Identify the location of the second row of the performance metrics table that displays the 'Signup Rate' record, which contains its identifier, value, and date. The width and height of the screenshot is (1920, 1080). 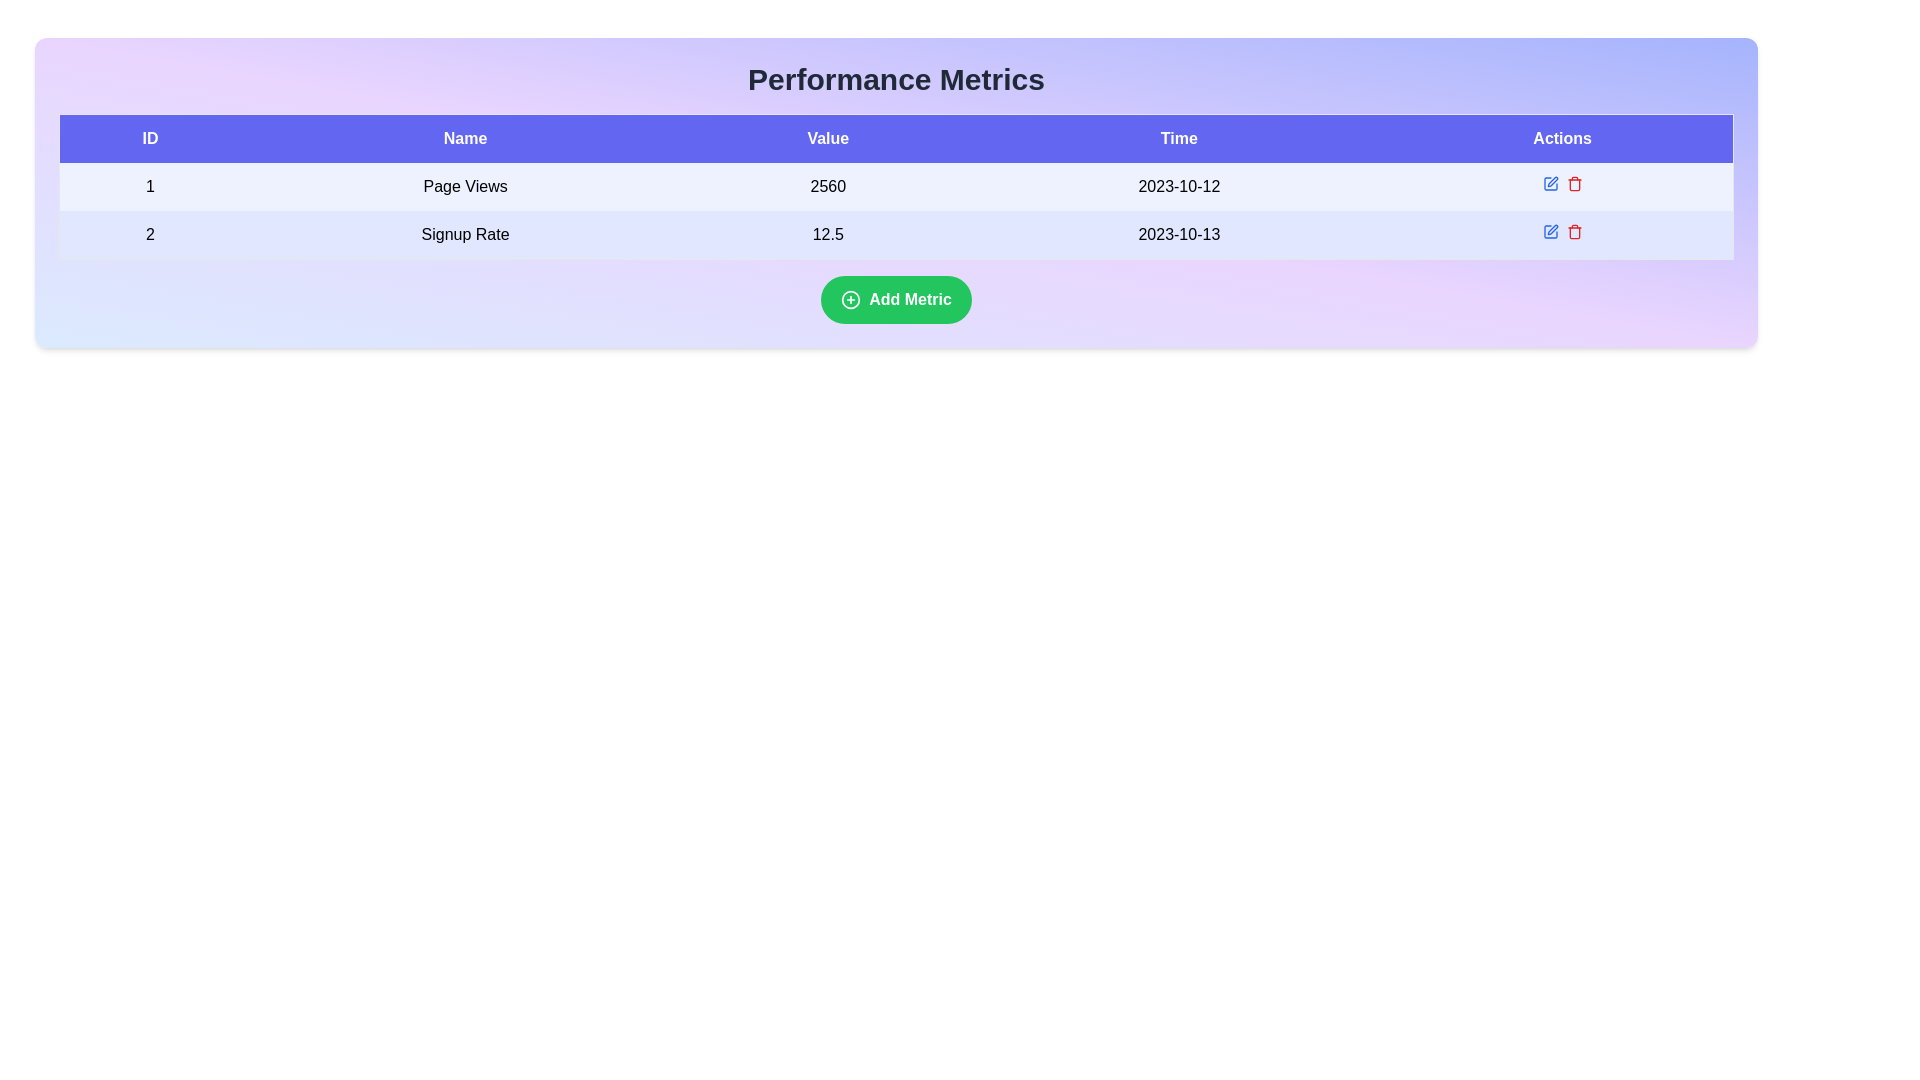
(895, 234).